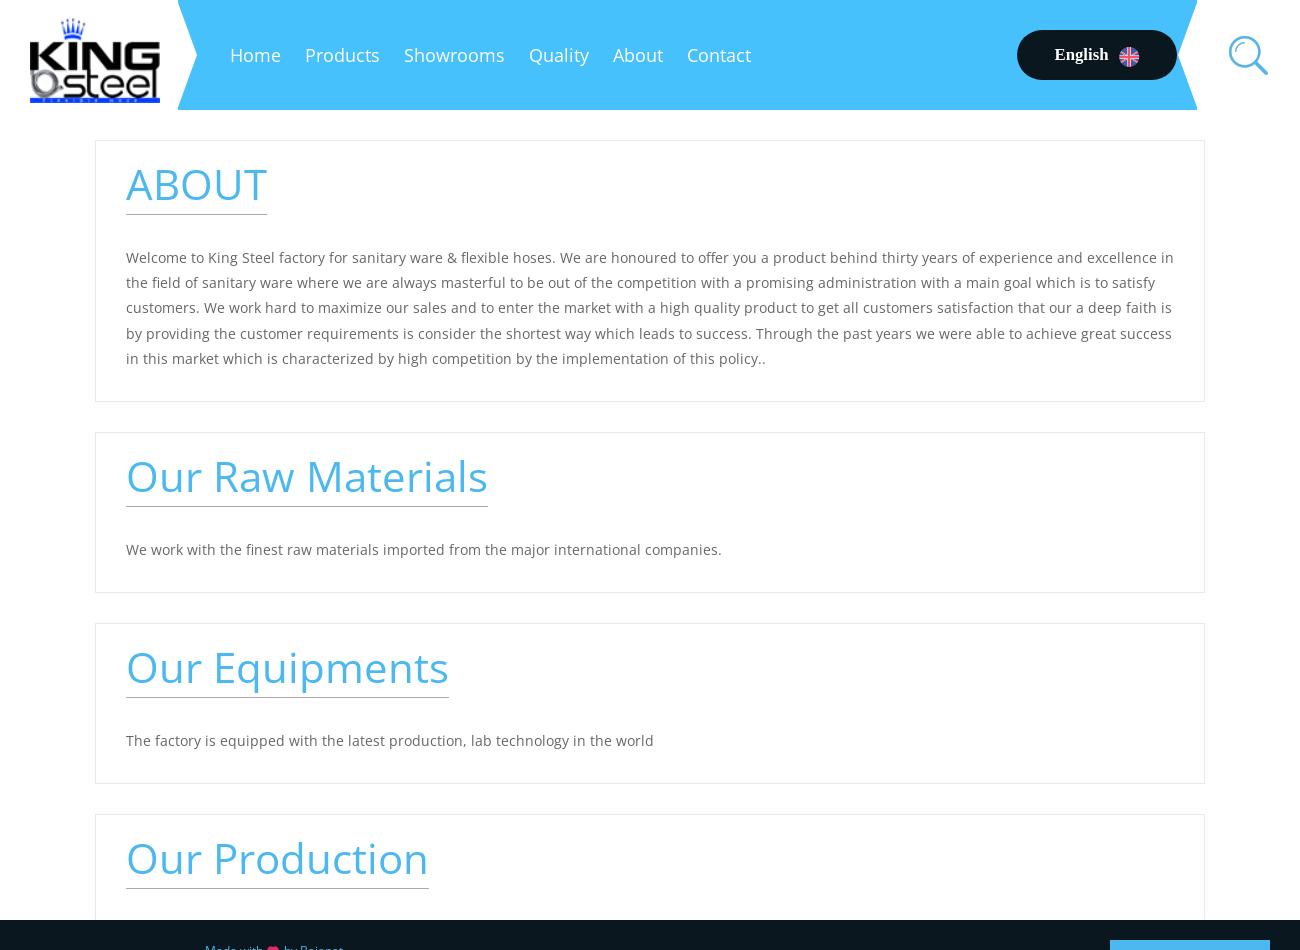 This screenshot has height=950, width=1300. Describe the element at coordinates (307, 473) in the screenshot. I see `'Our Raw Materials'` at that location.